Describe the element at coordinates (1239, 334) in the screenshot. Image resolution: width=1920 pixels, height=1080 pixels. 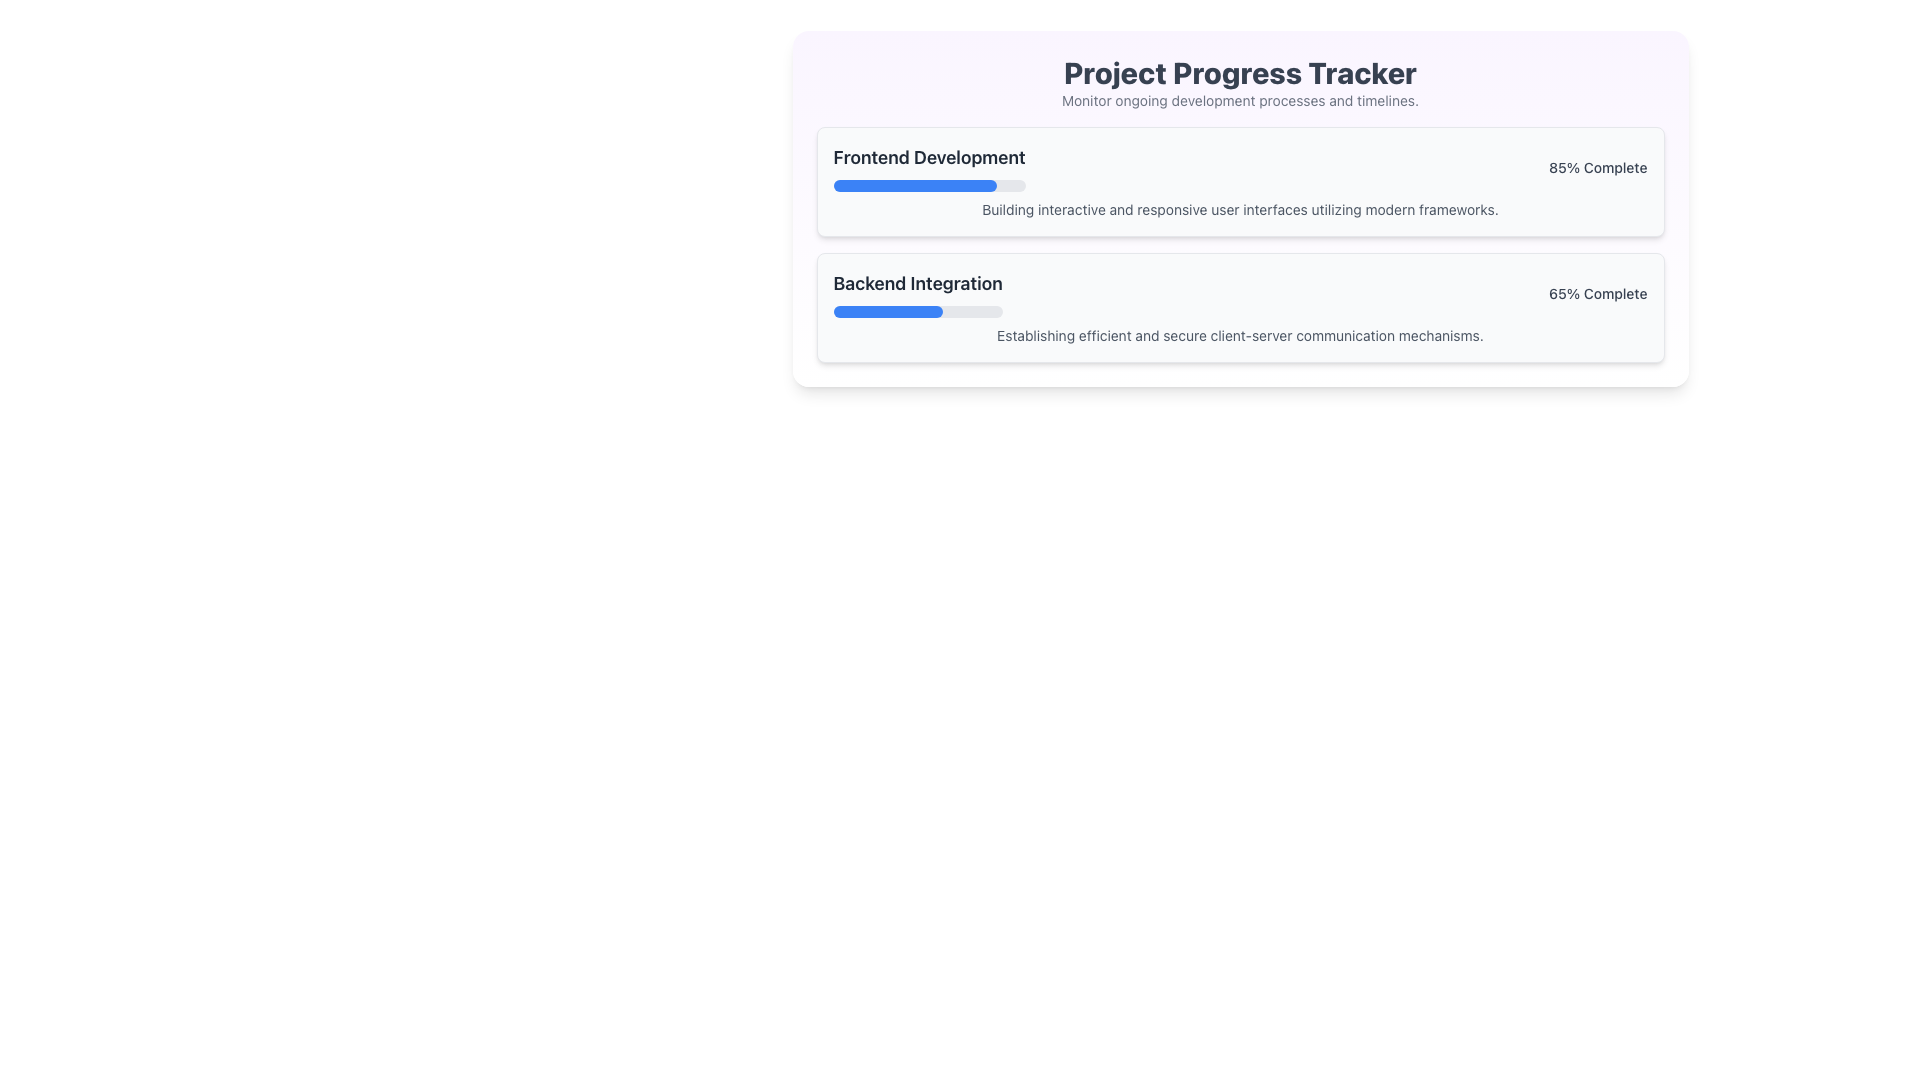
I see `the text label that describes the backend integration progress, located below the progress bar indicating 65% completion` at that location.